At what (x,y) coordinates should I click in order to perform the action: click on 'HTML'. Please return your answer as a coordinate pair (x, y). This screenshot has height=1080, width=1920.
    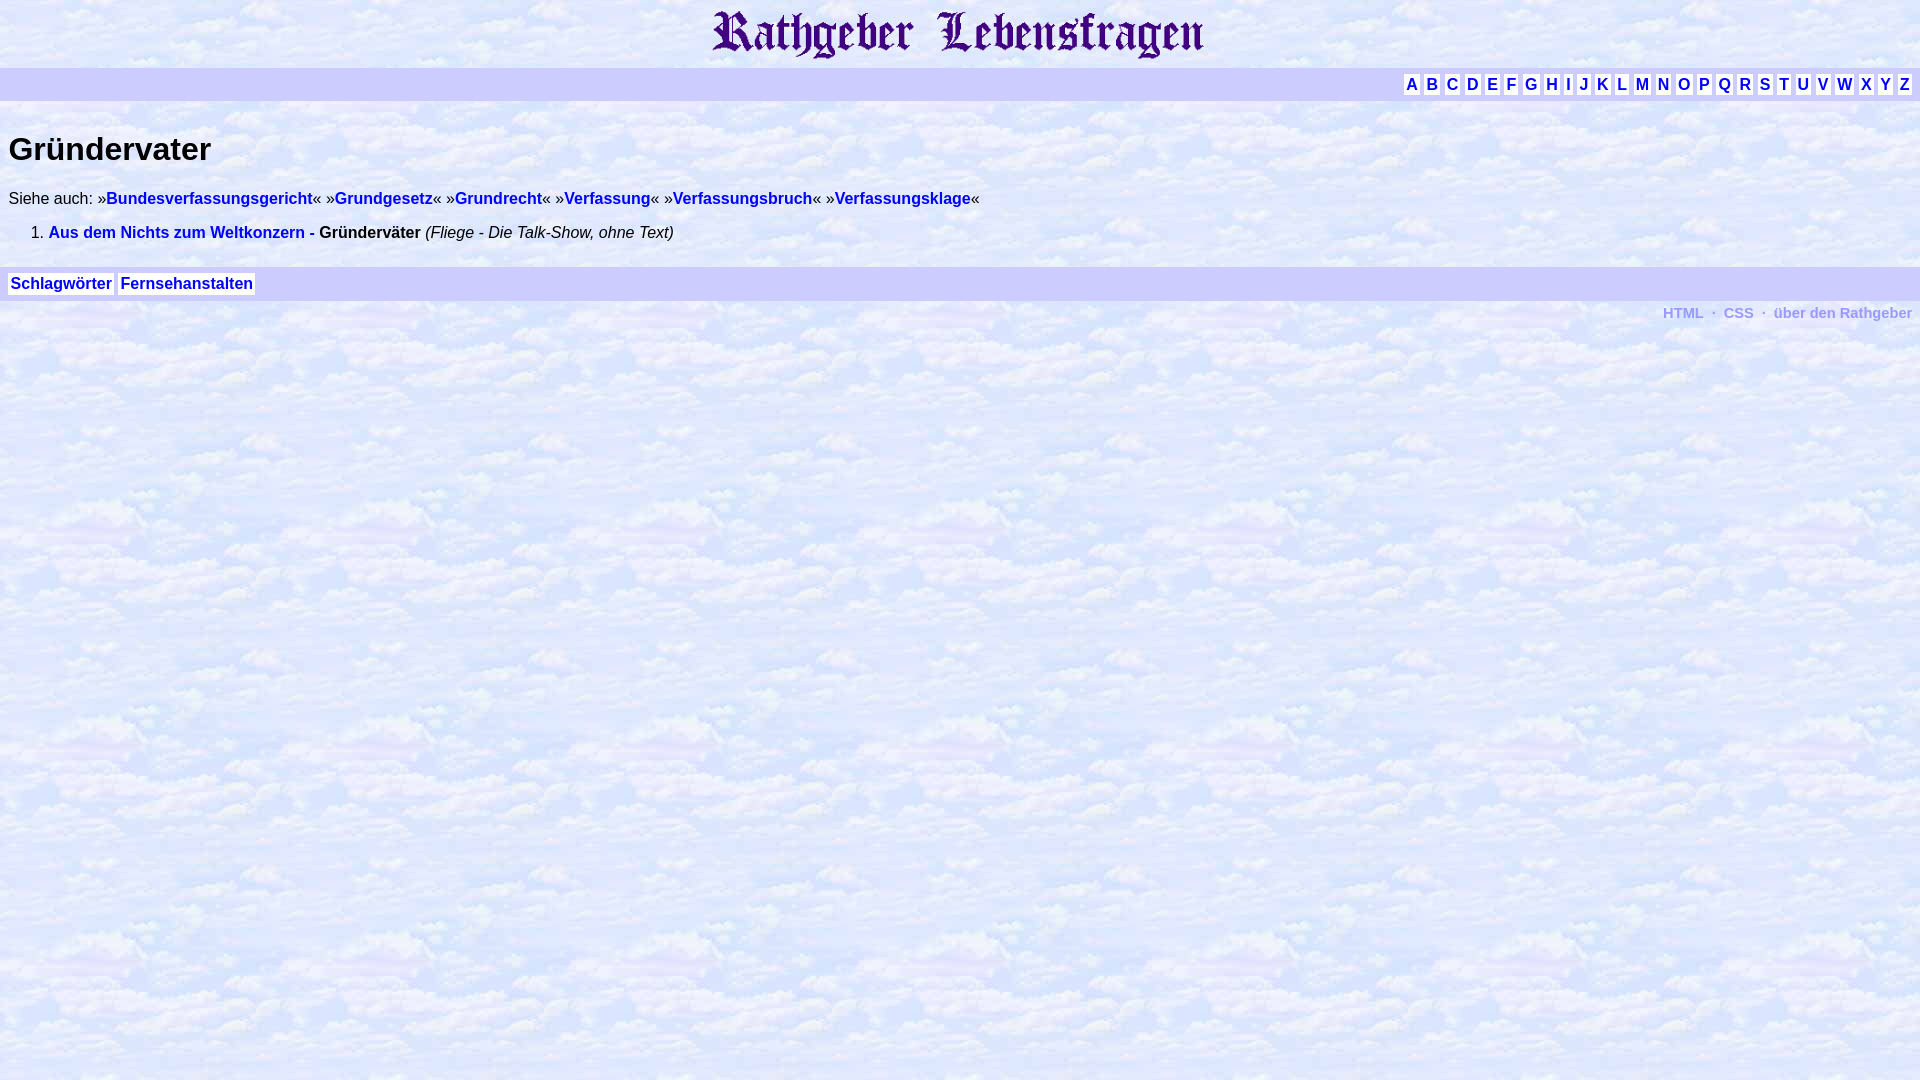
    Looking at the image, I should click on (1682, 312).